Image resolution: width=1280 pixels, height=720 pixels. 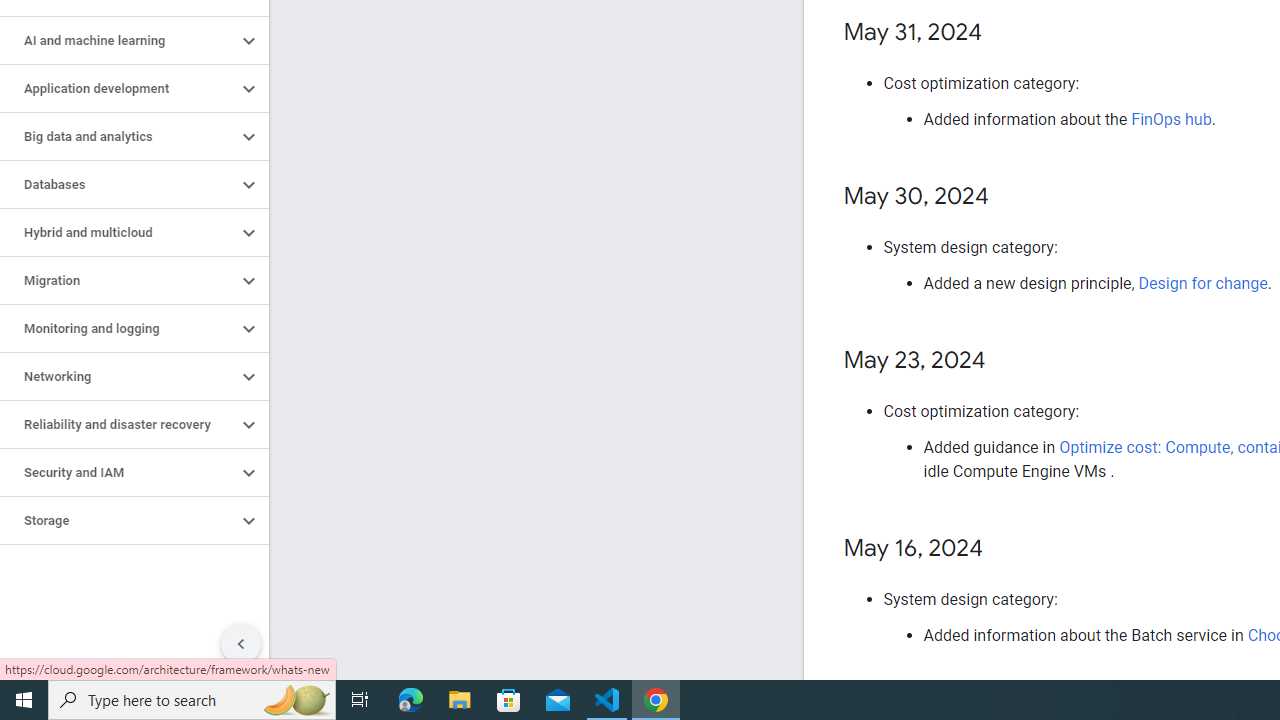 What do you see at coordinates (117, 185) in the screenshot?
I see `'Databases'` at bounding box center [117, 185].